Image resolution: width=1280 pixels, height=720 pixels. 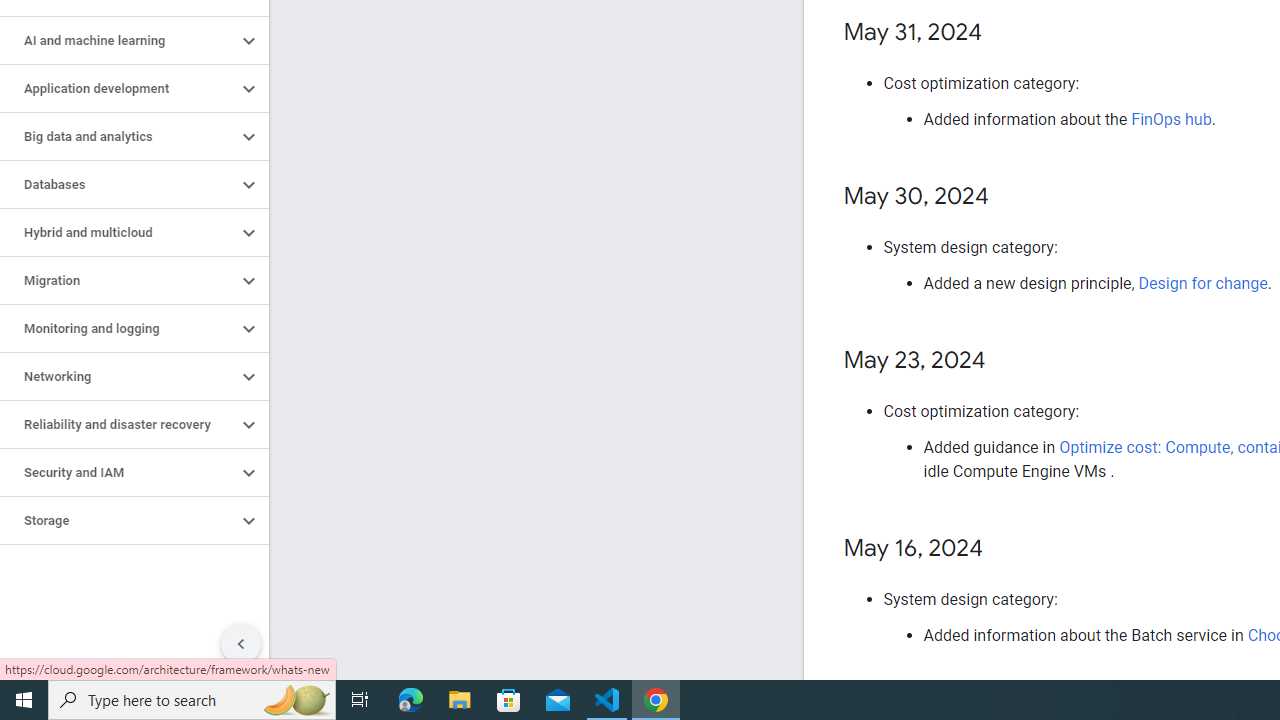 What do you see at coordinates (117, 185) in the screenshot?
I see `'Databases'` at bounding box center [117, 185].